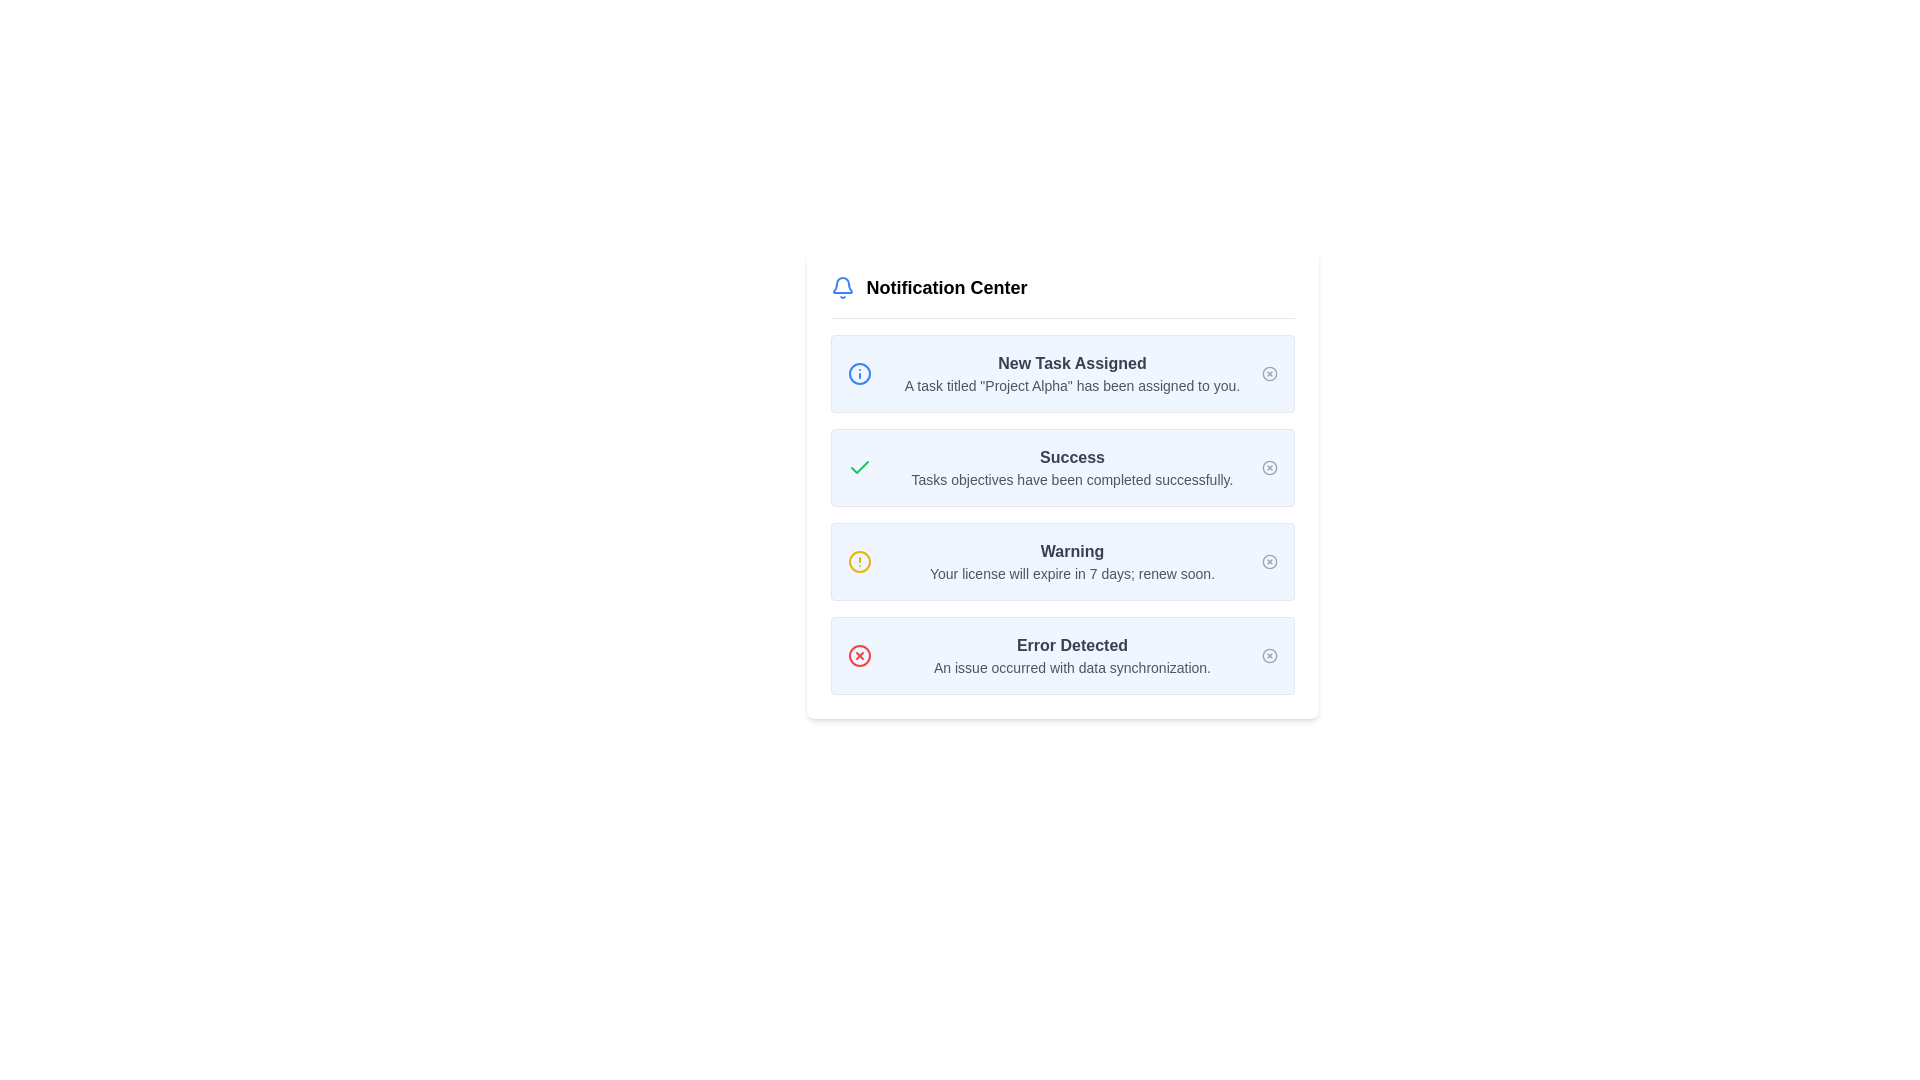 Image resolution: width=1920 pixels, height=1080 pixels. What do you see at coordinates (859, 562) in the screenshot?
I see `properties of the SVG Circle Component located in the warning notification row, adjacent to the warning text about license expiration` at bounding box center [859, 562].